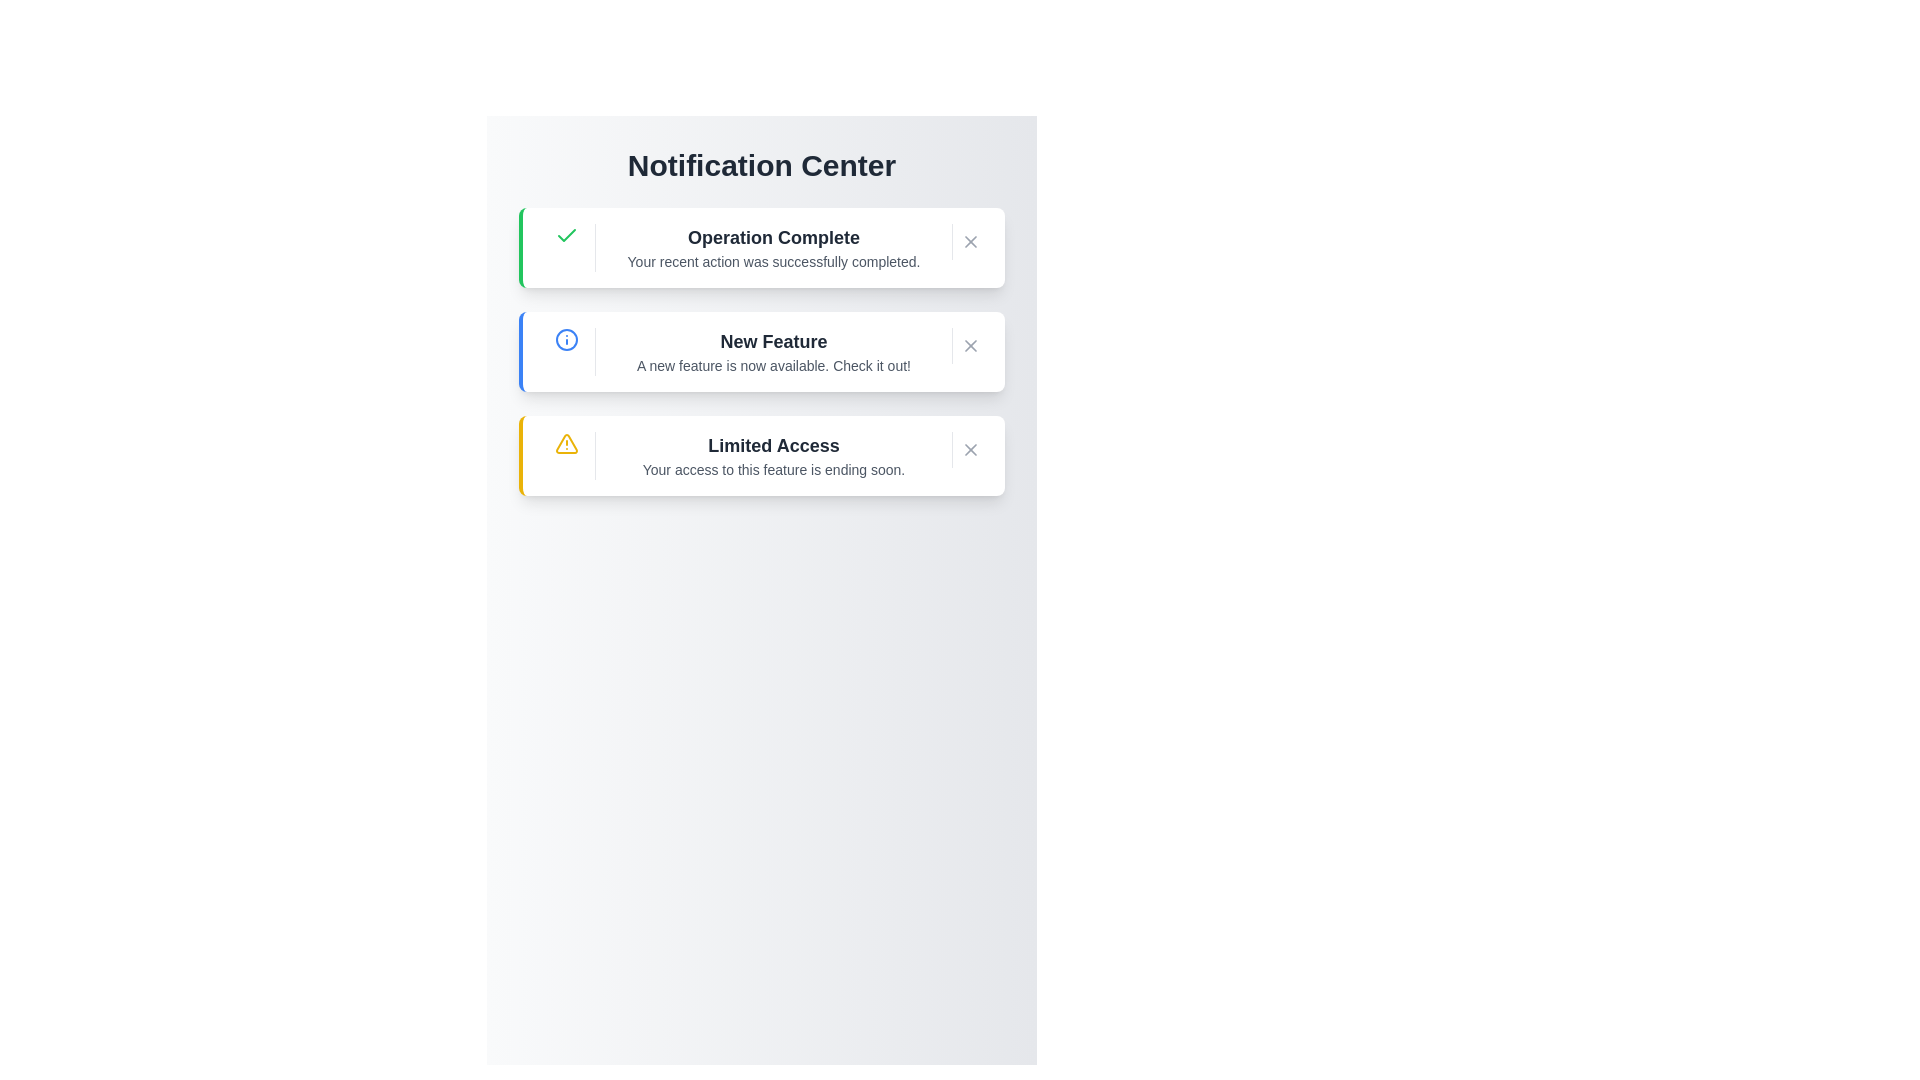 This screenshot has width=1920, height=1080. What do you see at coordinates (970, 450) in the screenshot?
I see `the close icon button located at the upper-right corner of the 'Limited Access' notification card` at bounding box center [970, 450].